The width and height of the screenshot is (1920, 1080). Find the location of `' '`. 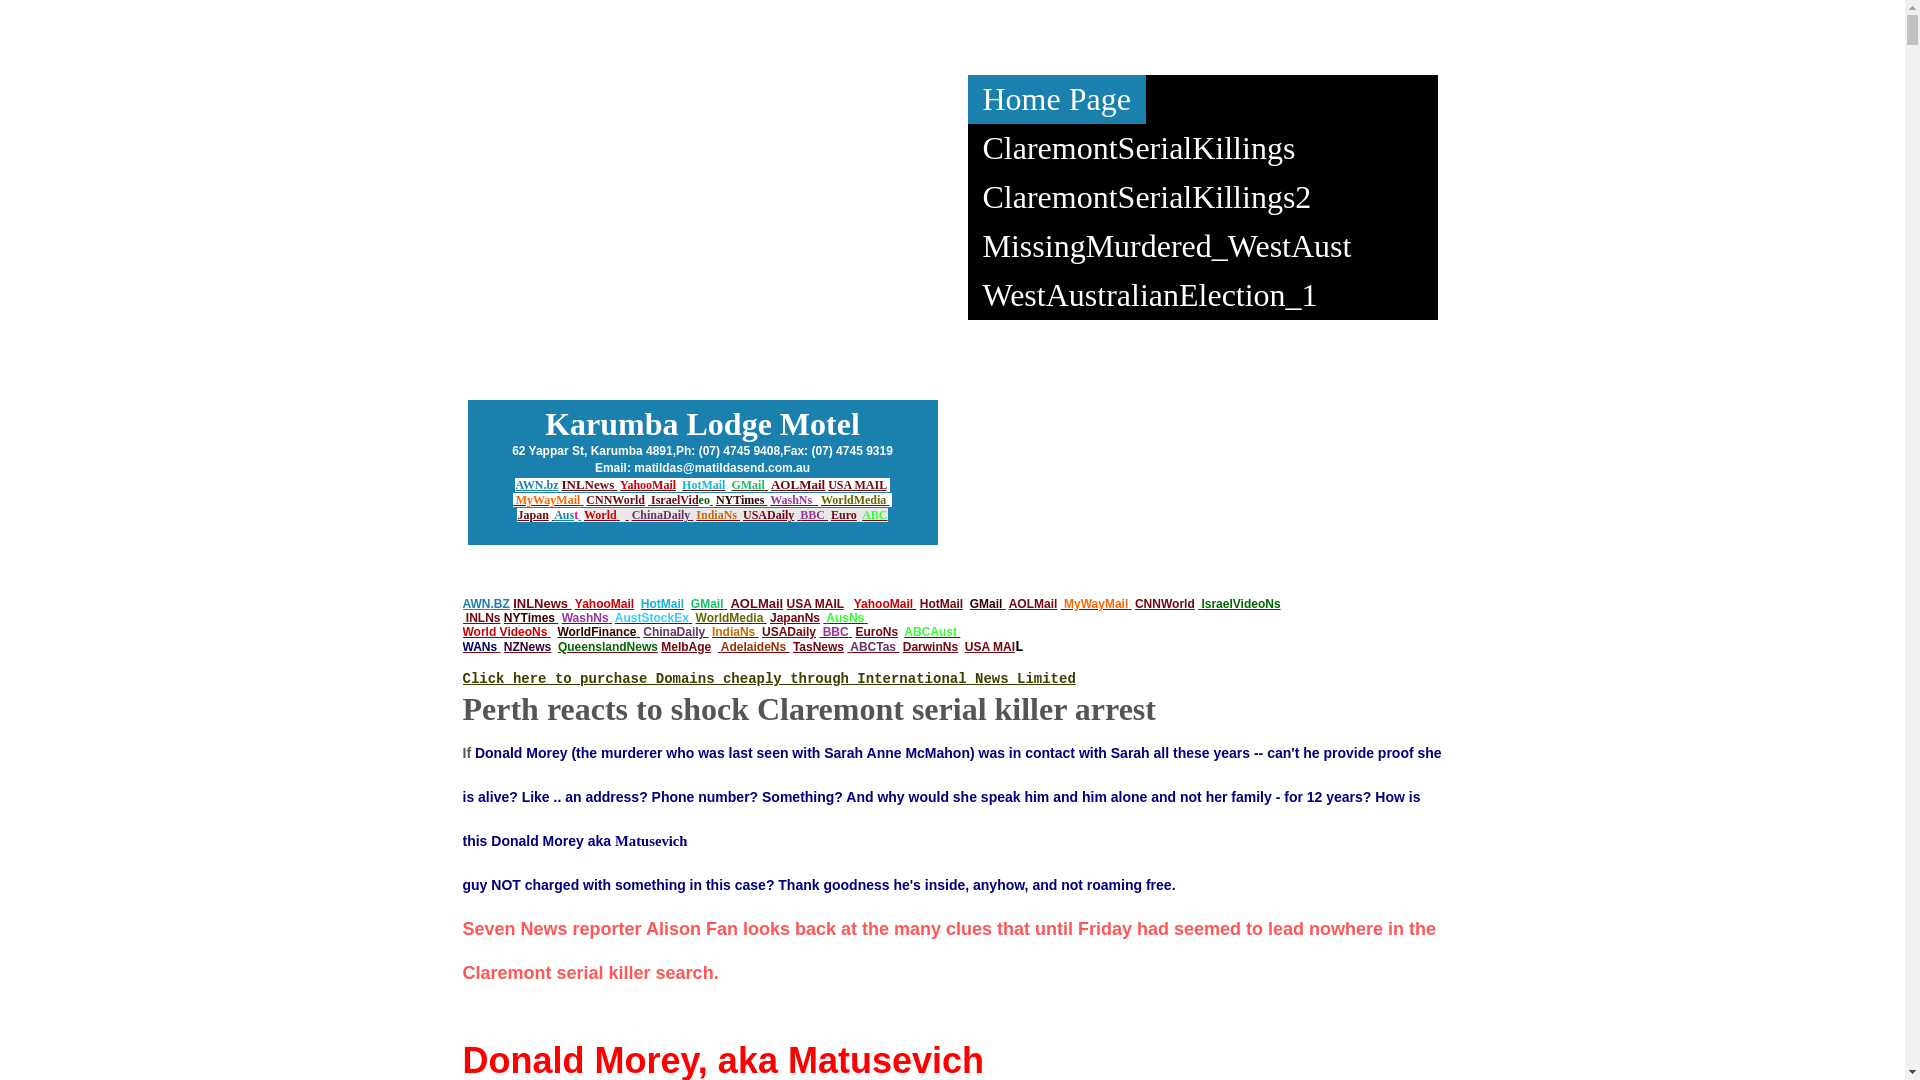

' ' is located at coordinates (763, 616).